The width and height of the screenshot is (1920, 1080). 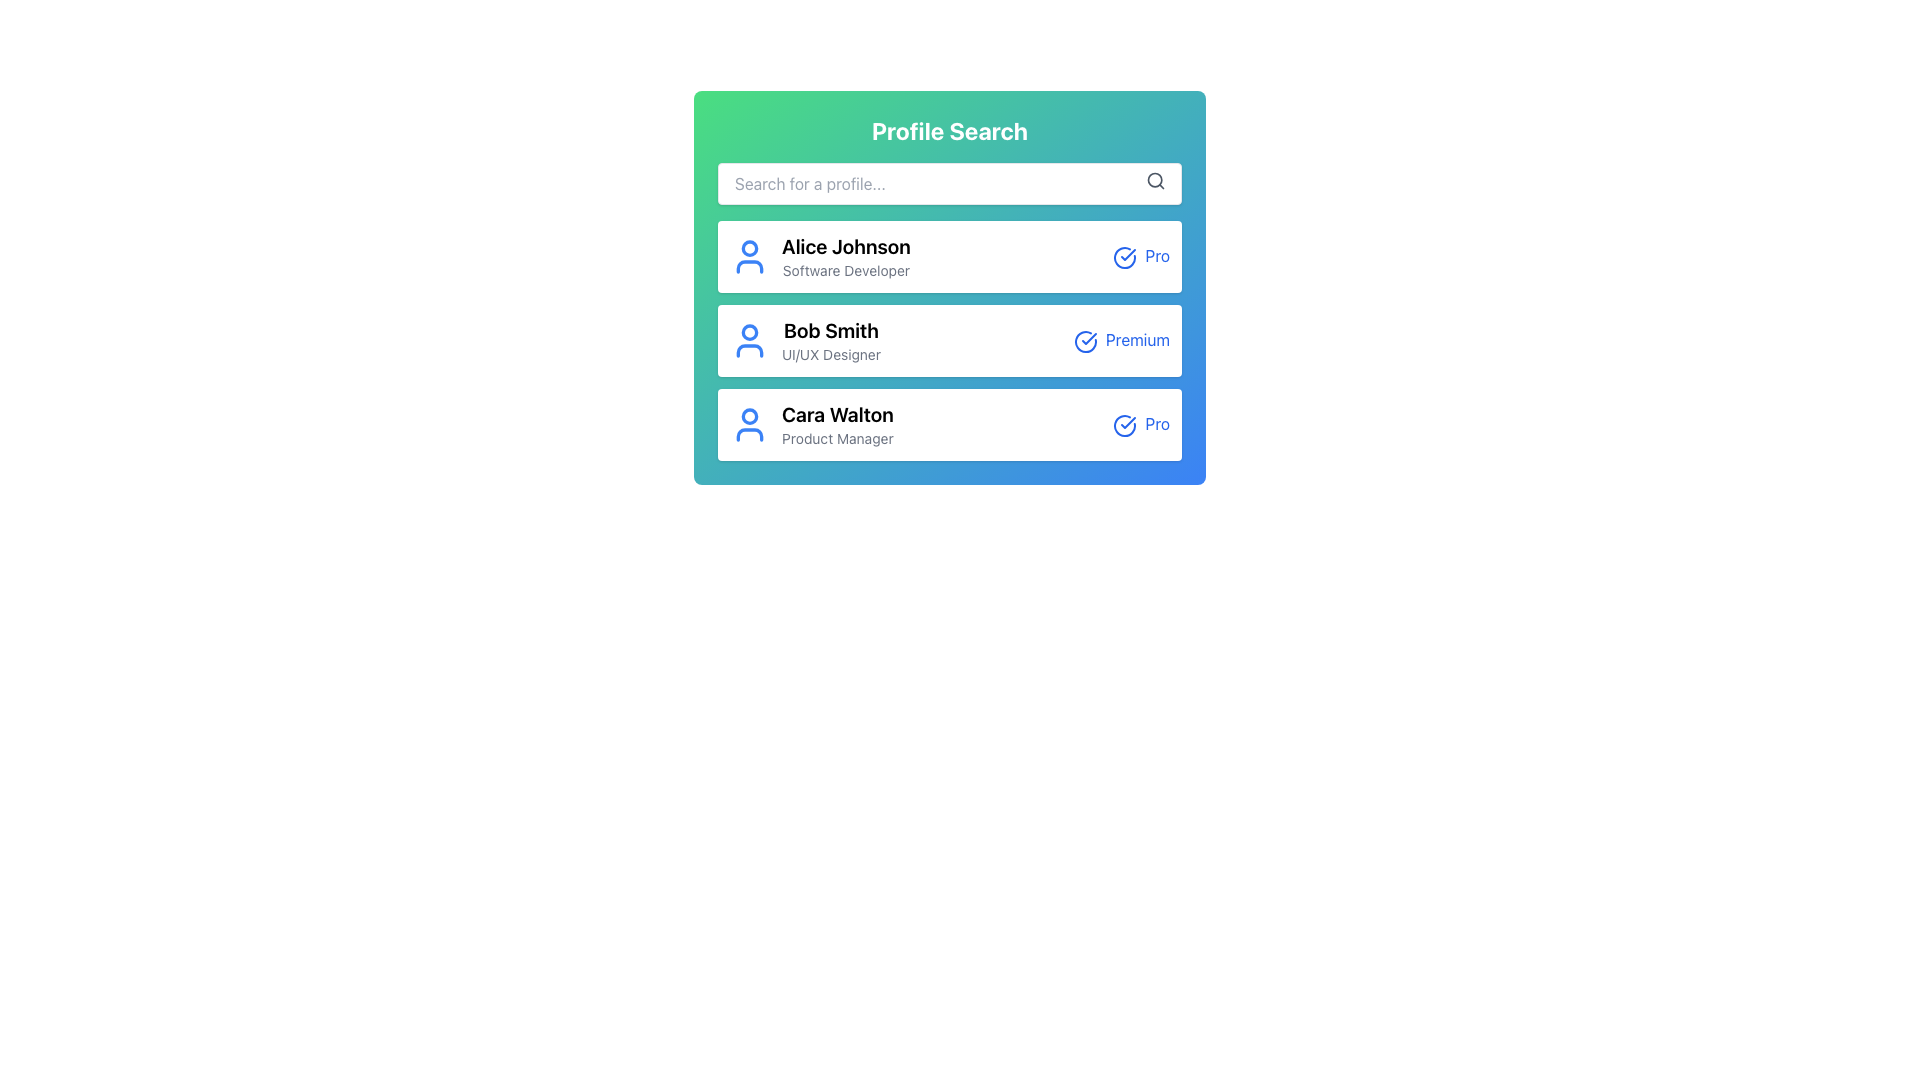 What do you see at coordinates (748, 330) in the screenshot?
I see `the circular representation of the head in the user profile SVG icon located at the top center of the icon, which is part of the profile entry for 'Bob Smith'` at bounding box center [748, 330].